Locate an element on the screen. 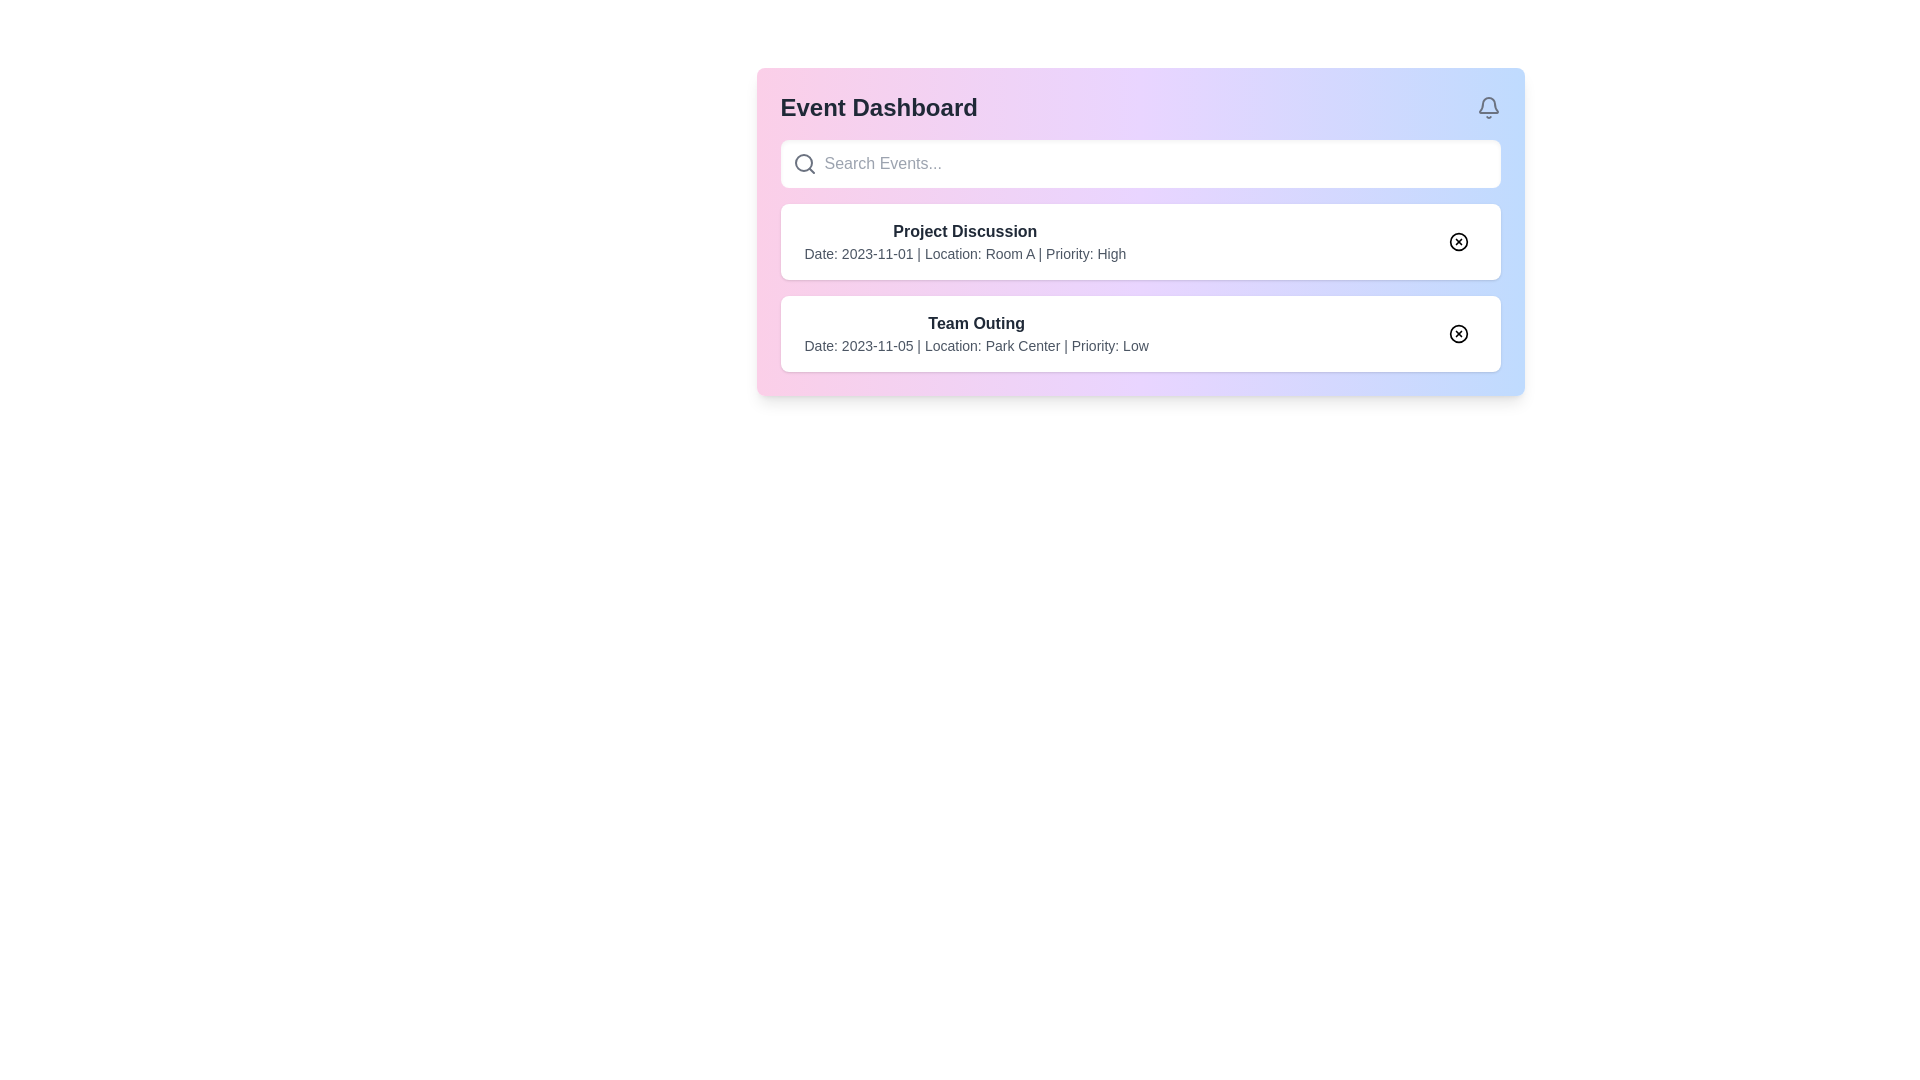 The height and width of the screenshot is (1080, 1920). the notification icon represented by a bell shape located at the upper-right corner of the 'Event Dashboard' is located at coordinates (1488, 108).